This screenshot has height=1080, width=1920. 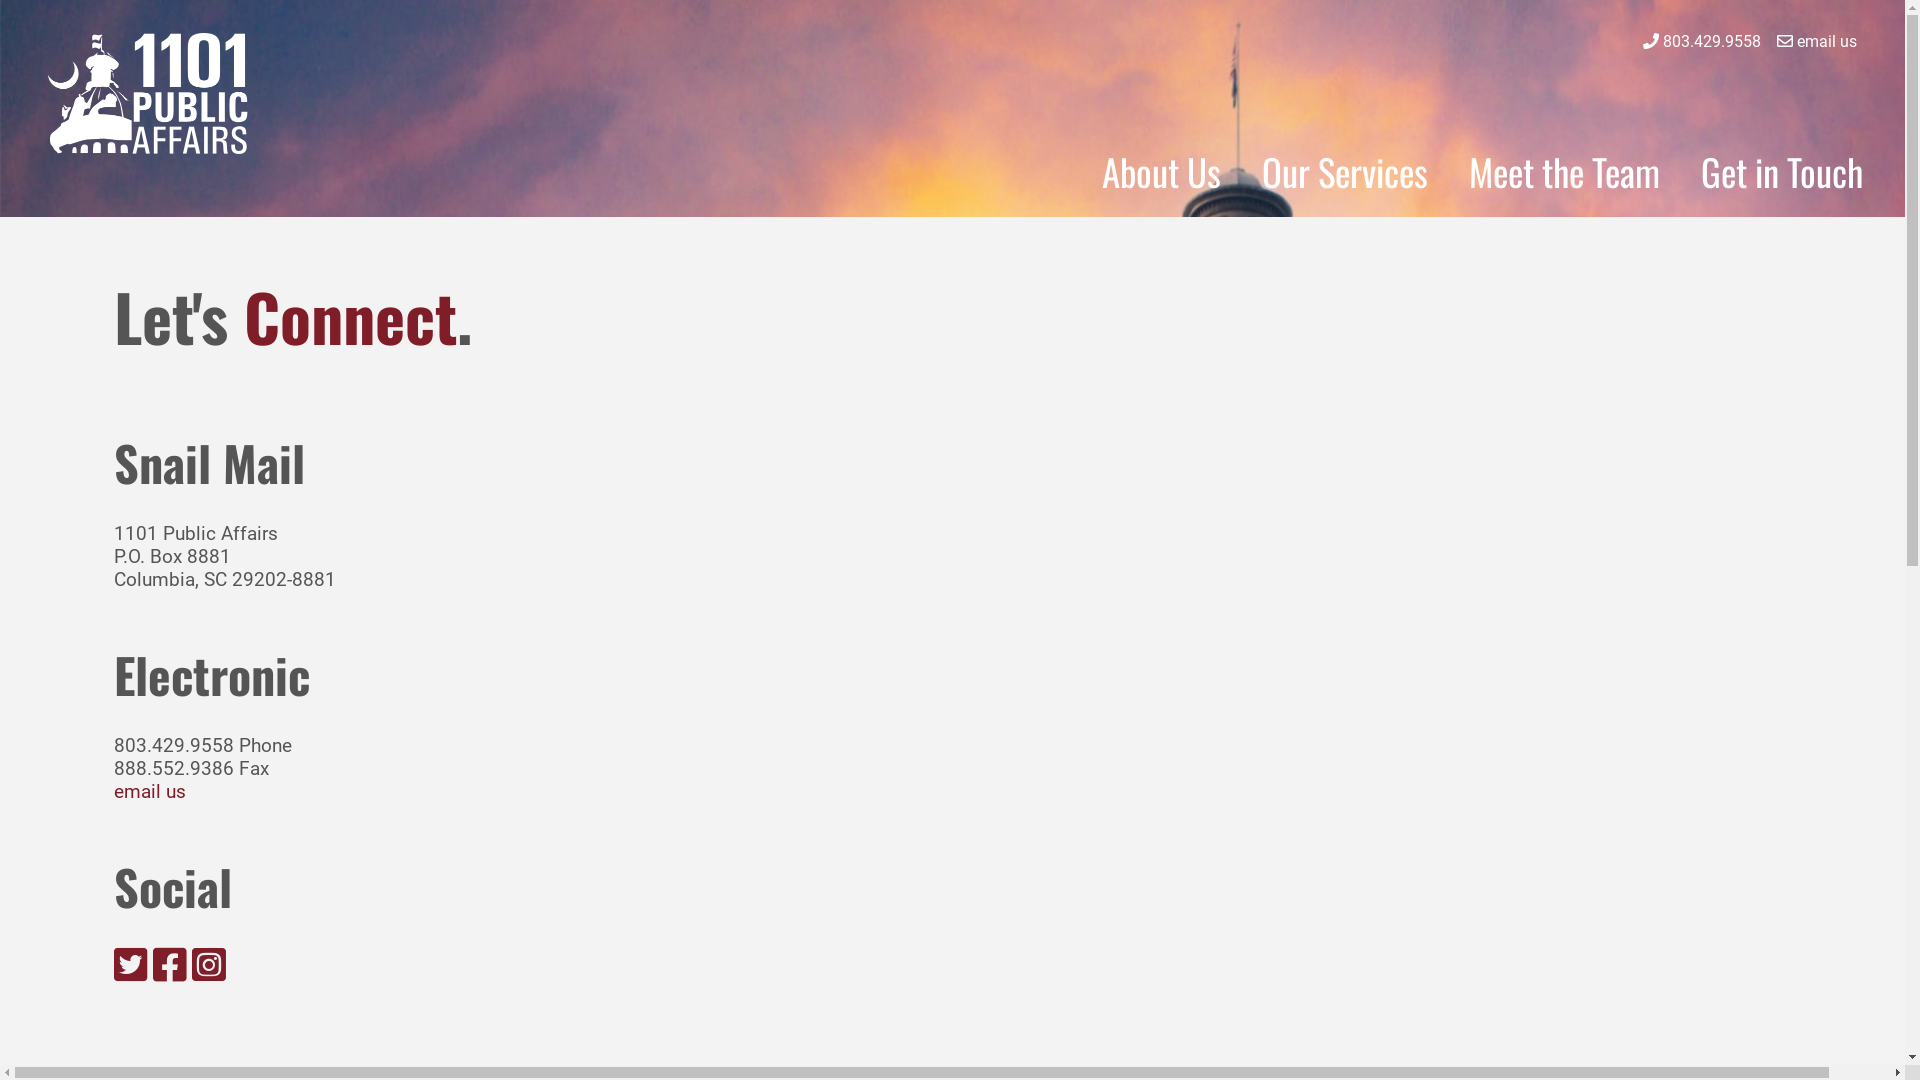 What do you see at coordinates (209, 963) in the screenshot?
I see `'Instagram'` at bounding box center [209, 963].